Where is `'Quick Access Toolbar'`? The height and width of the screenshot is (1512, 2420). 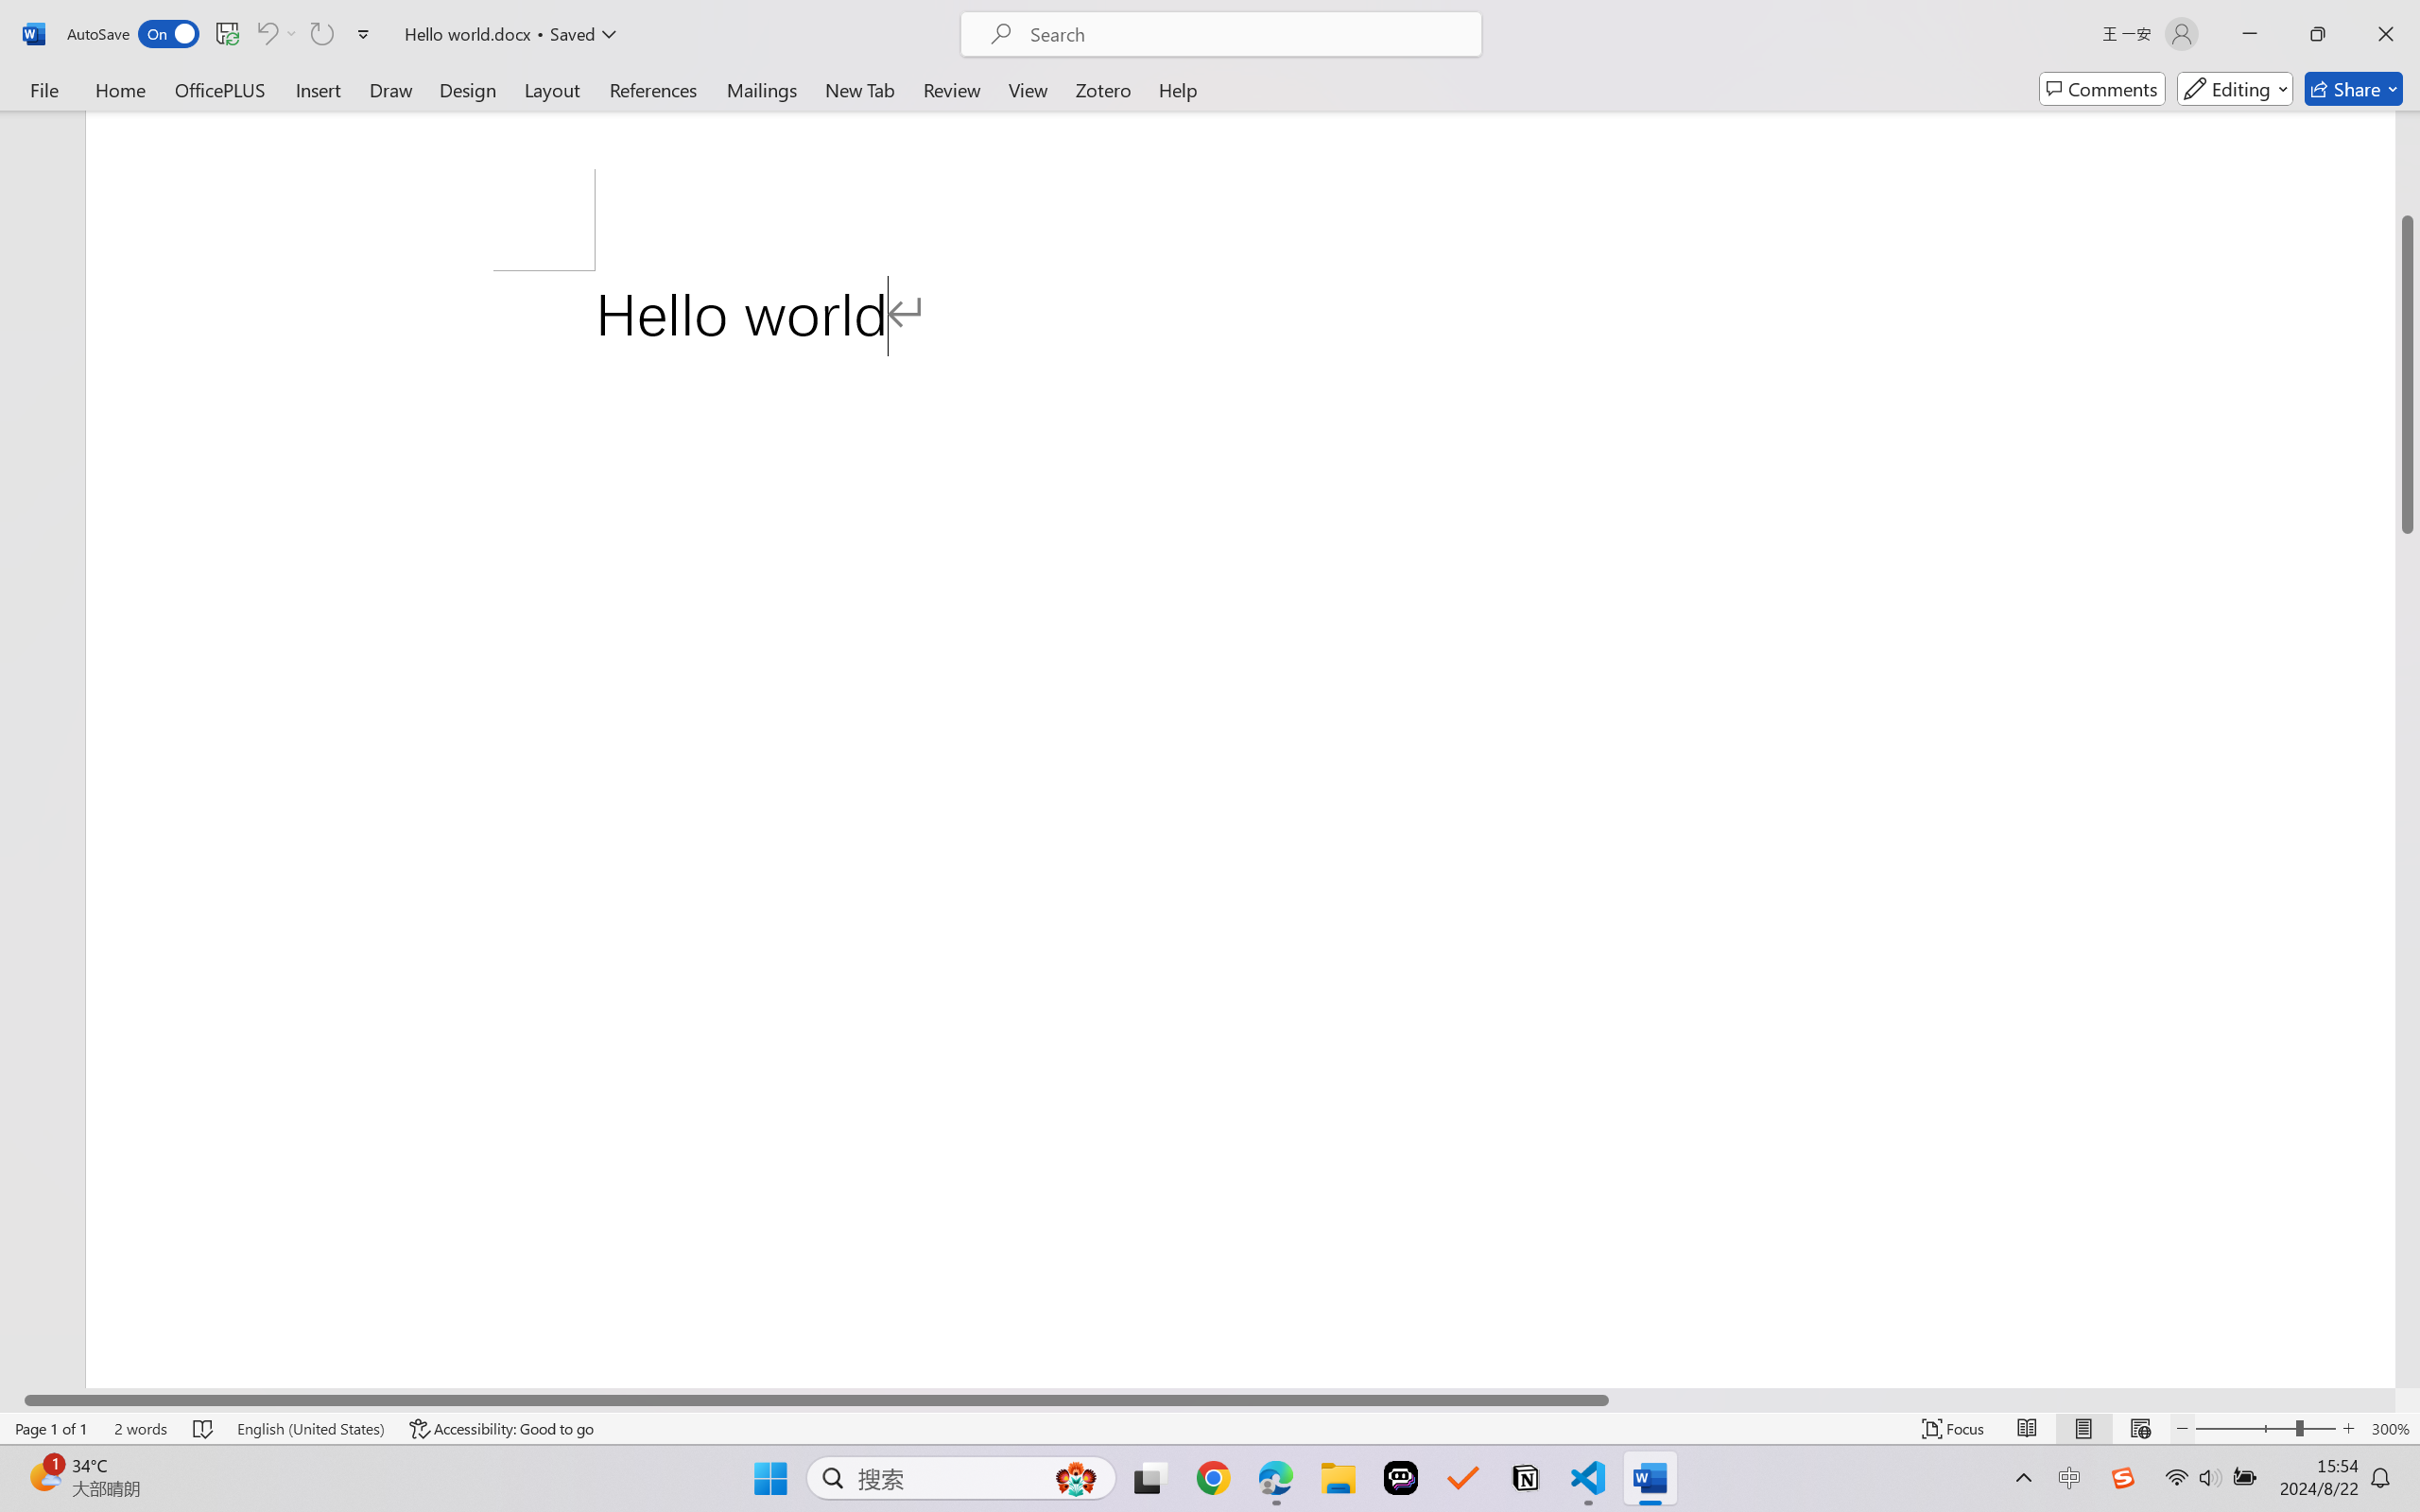
'Quick Access Toolbar' is located at coordinates (222, 33).